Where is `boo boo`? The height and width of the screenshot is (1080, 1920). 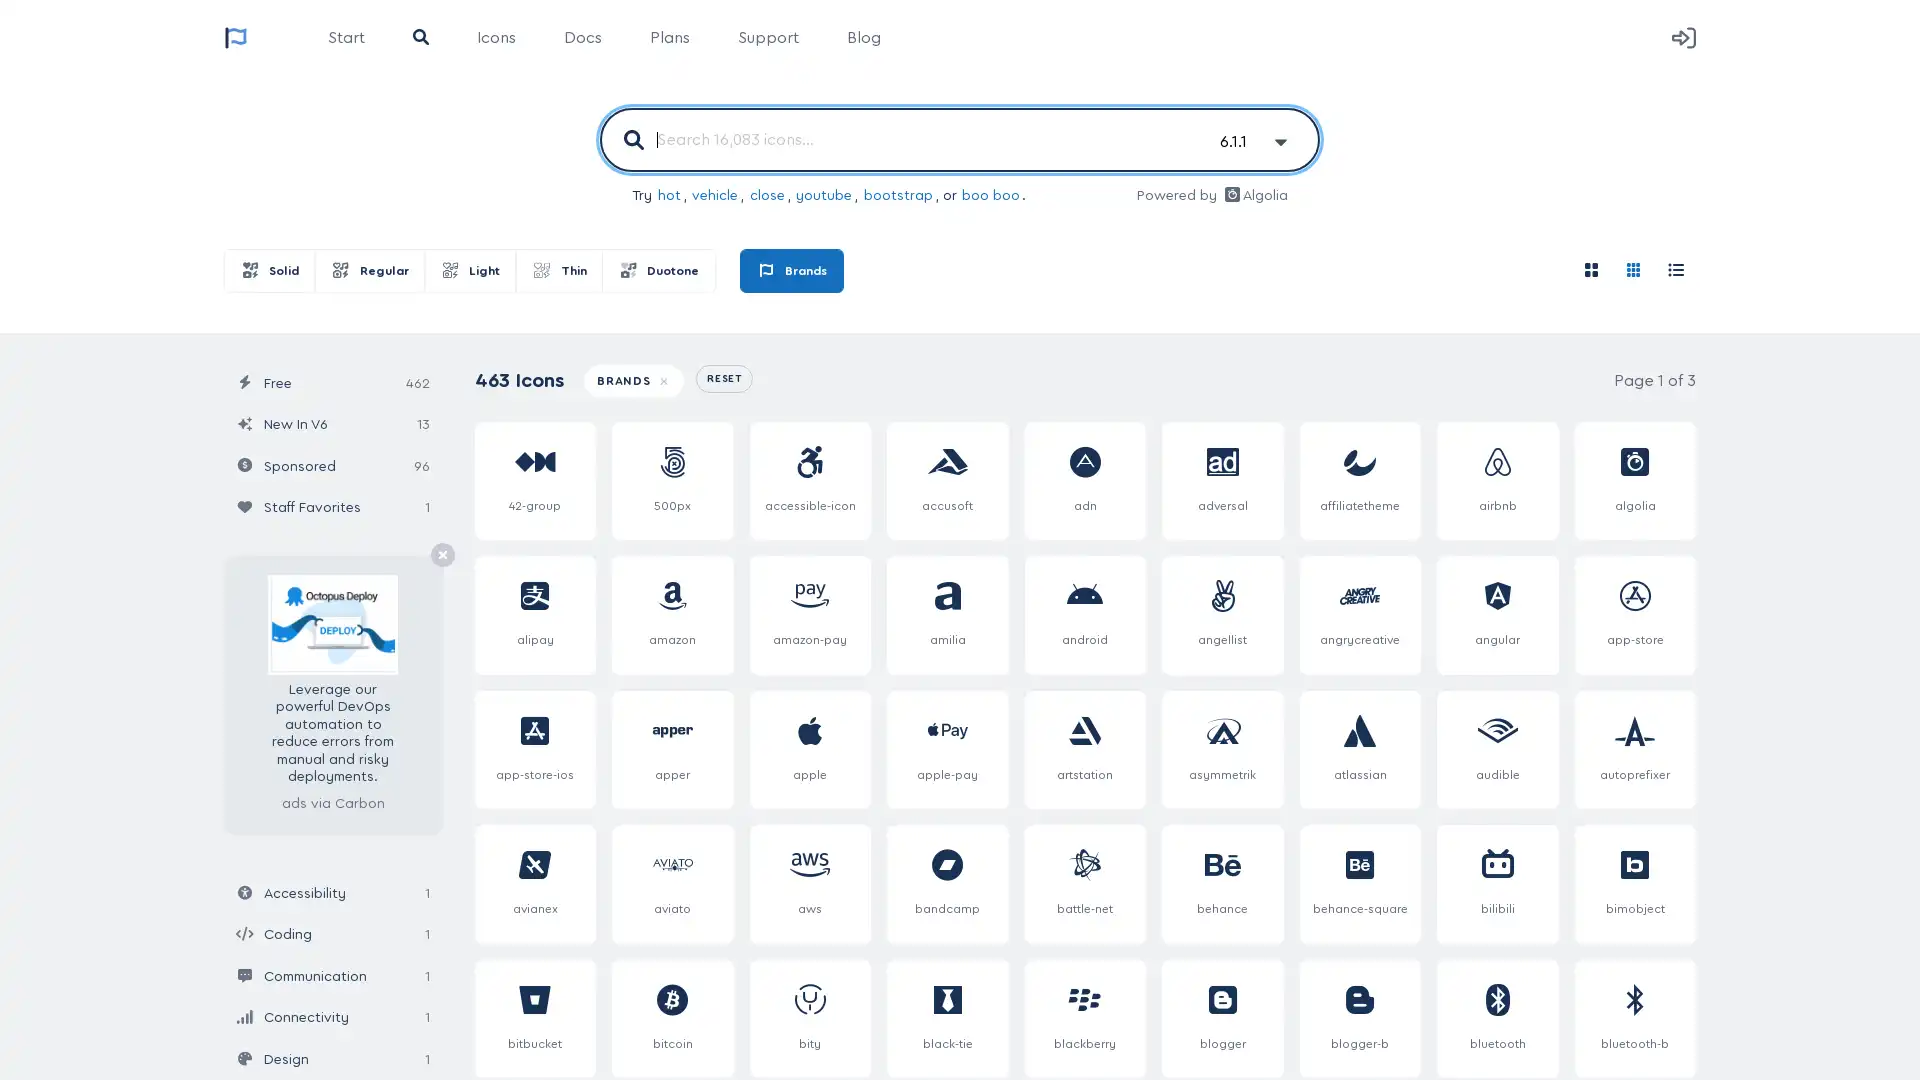 boo boo is located at coordinates (990, 196).